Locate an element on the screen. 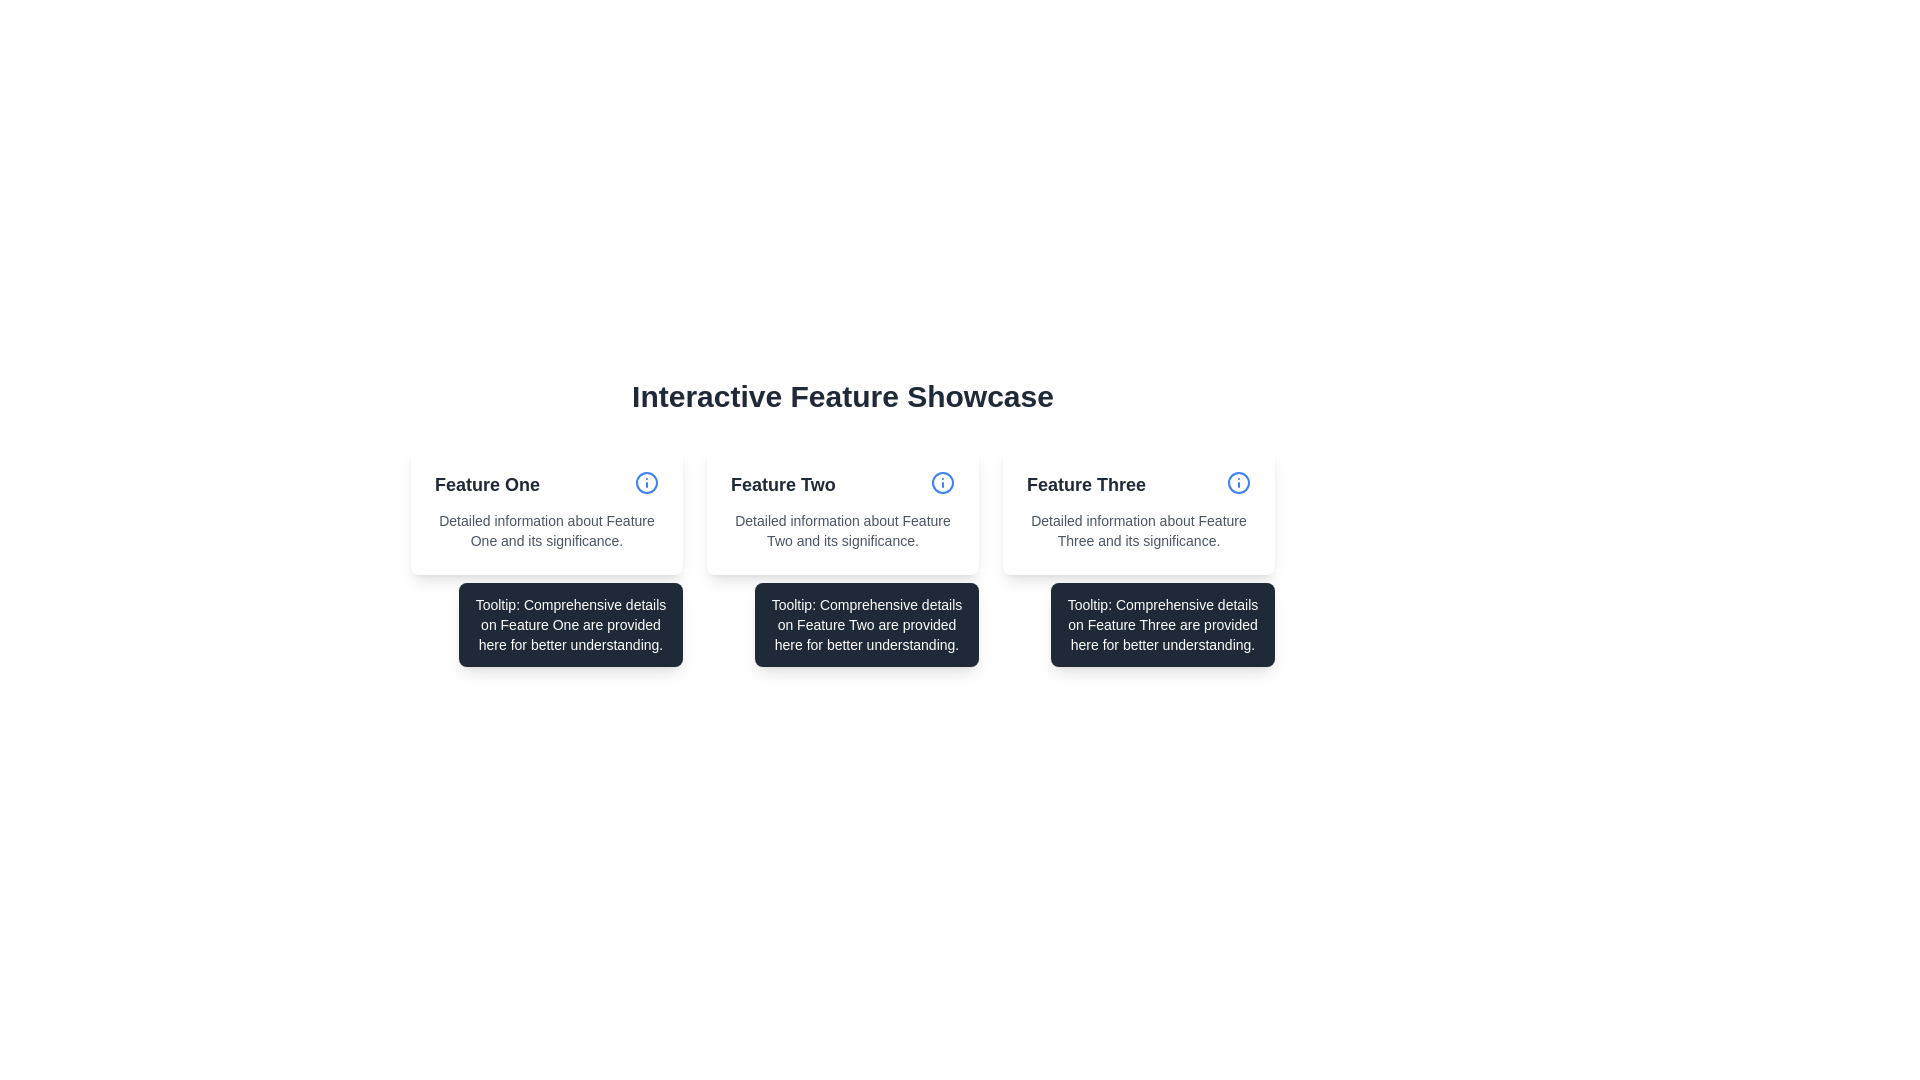 This screenshot has height=1080, width=1920. information displayed on the Informational Card for 'Feature Three', located as the third card from the left in a row of three cards, positioned in the middle right of the viewport is located at coordinates (1138, 509).